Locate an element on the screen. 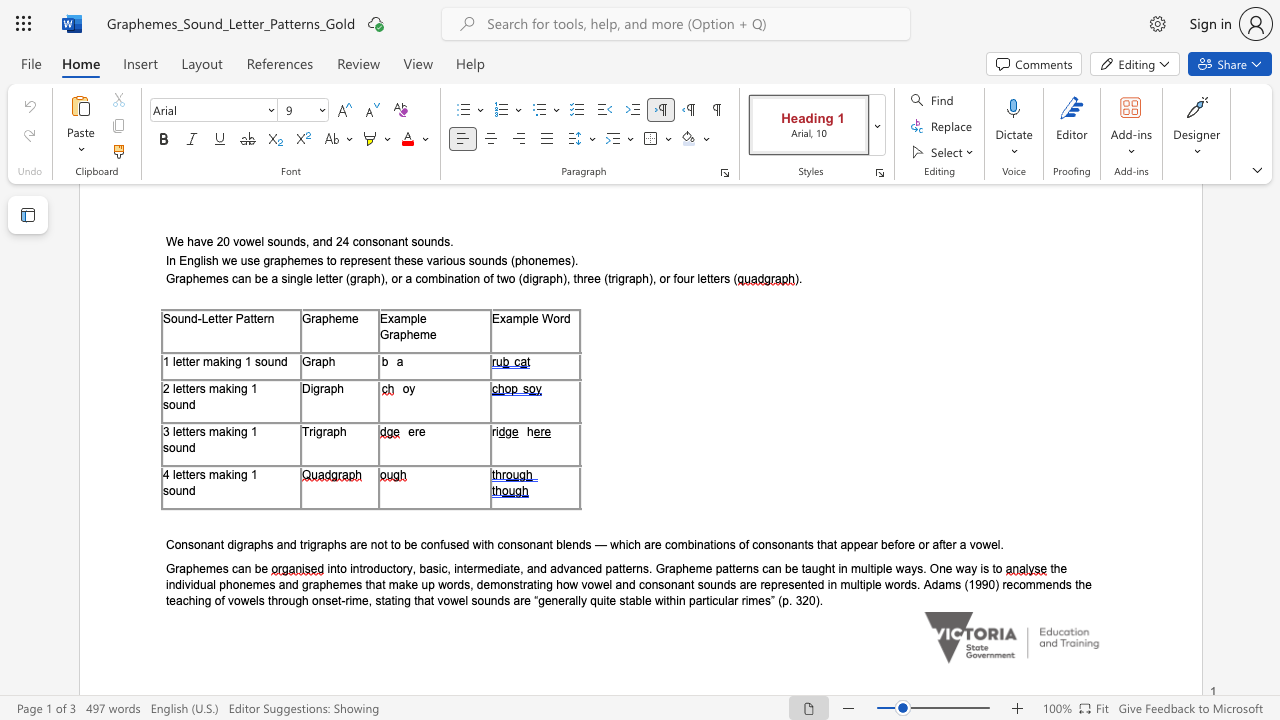  the subset text "vowel and consonant sounds are represented in multiple words. Ad" within the text "how vowel and consonant sounds are represented in multiple words. Adams (1990) recommends the teaching of vowels through onset-rime," is located at coordinates (580, 584).